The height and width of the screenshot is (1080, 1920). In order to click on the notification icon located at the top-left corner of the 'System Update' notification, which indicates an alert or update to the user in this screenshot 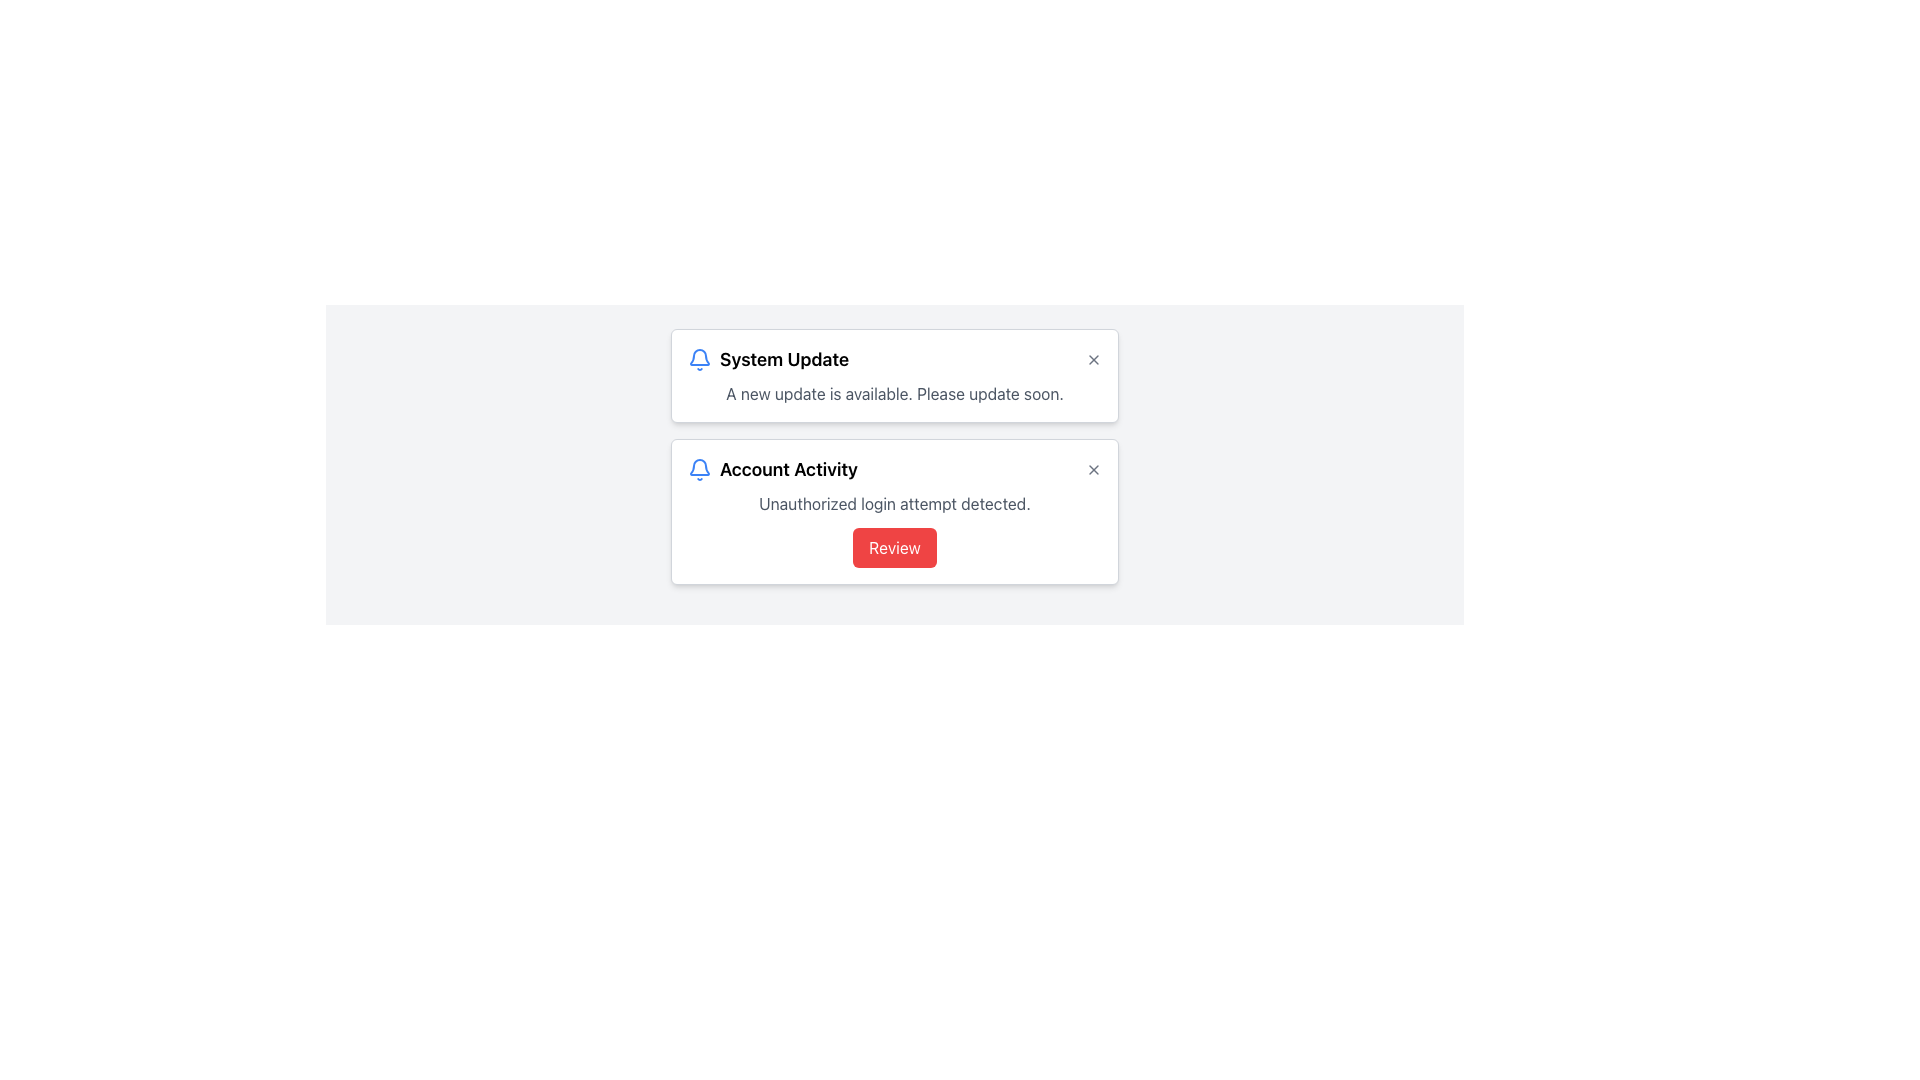, I will do `click(700, 358)`.